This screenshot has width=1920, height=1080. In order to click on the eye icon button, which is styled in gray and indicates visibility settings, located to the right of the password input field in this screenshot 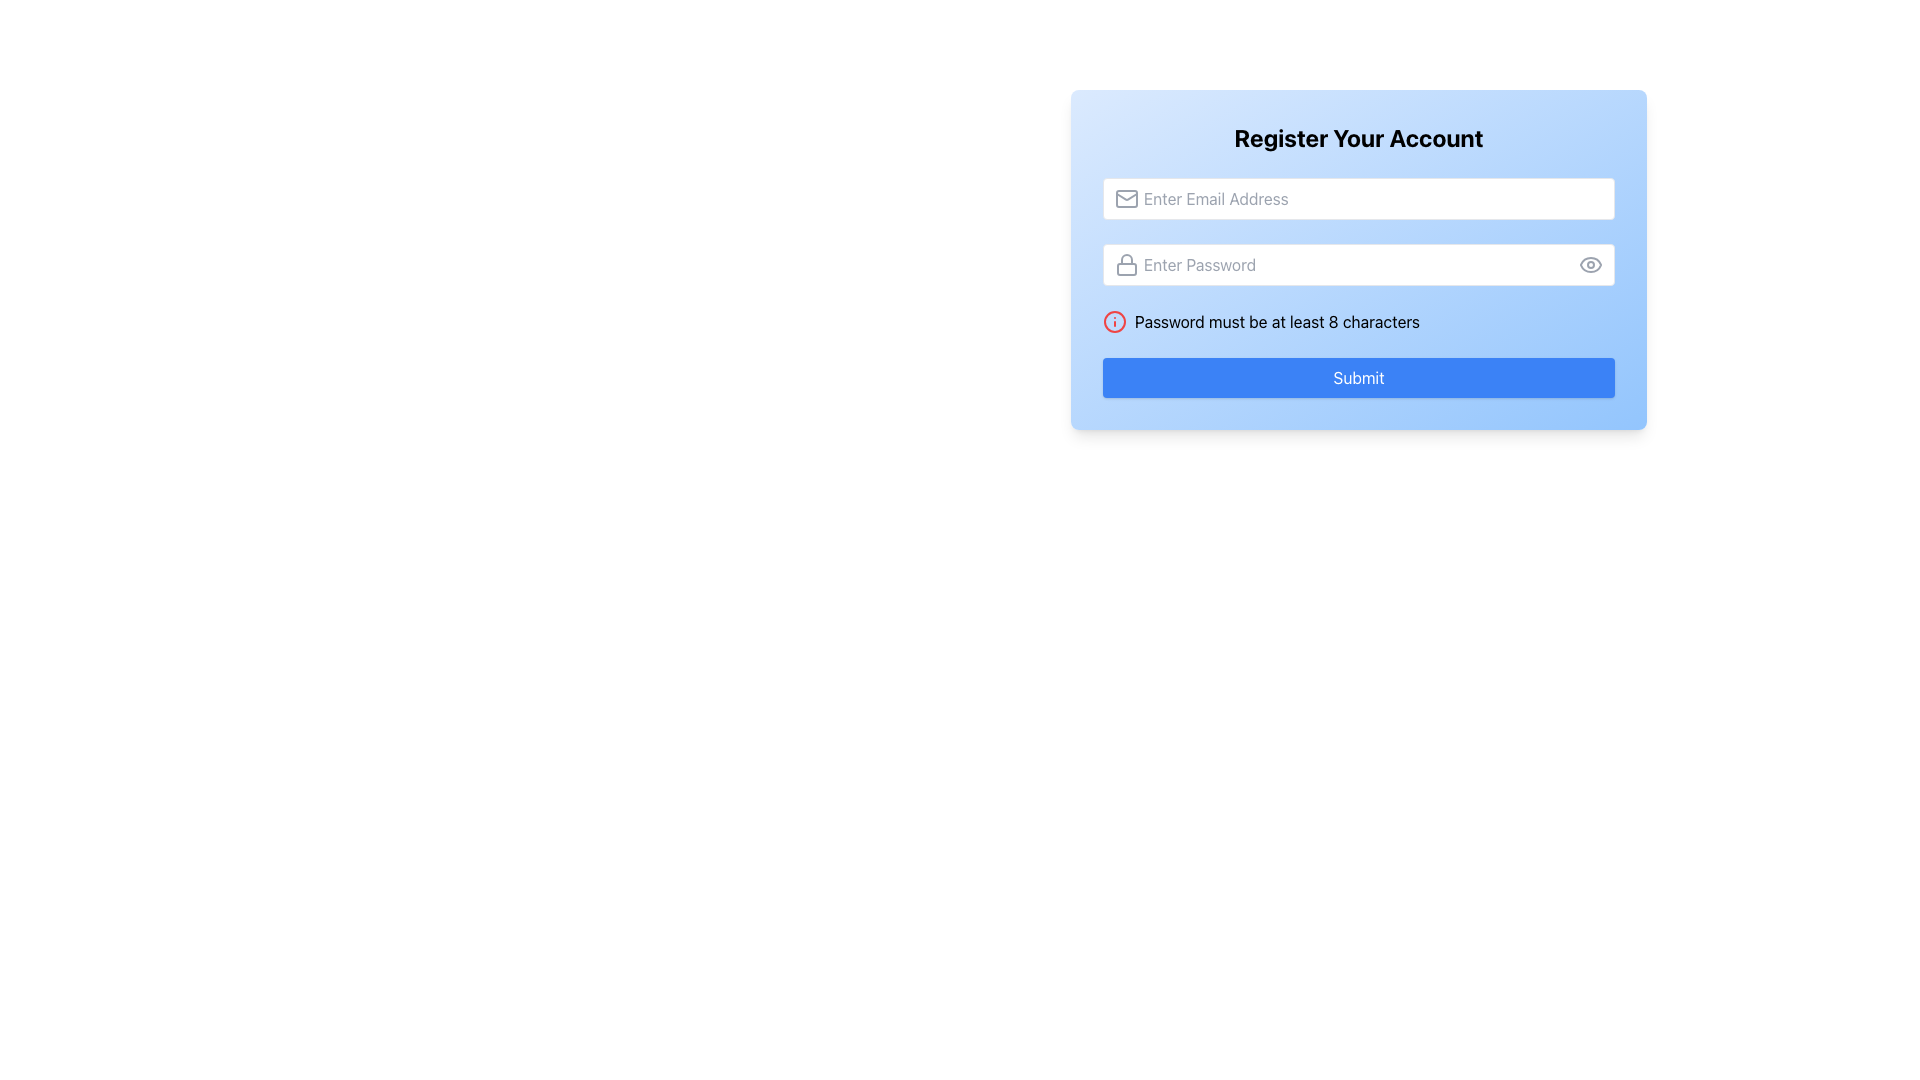, I will do `click(1589, 264)`.